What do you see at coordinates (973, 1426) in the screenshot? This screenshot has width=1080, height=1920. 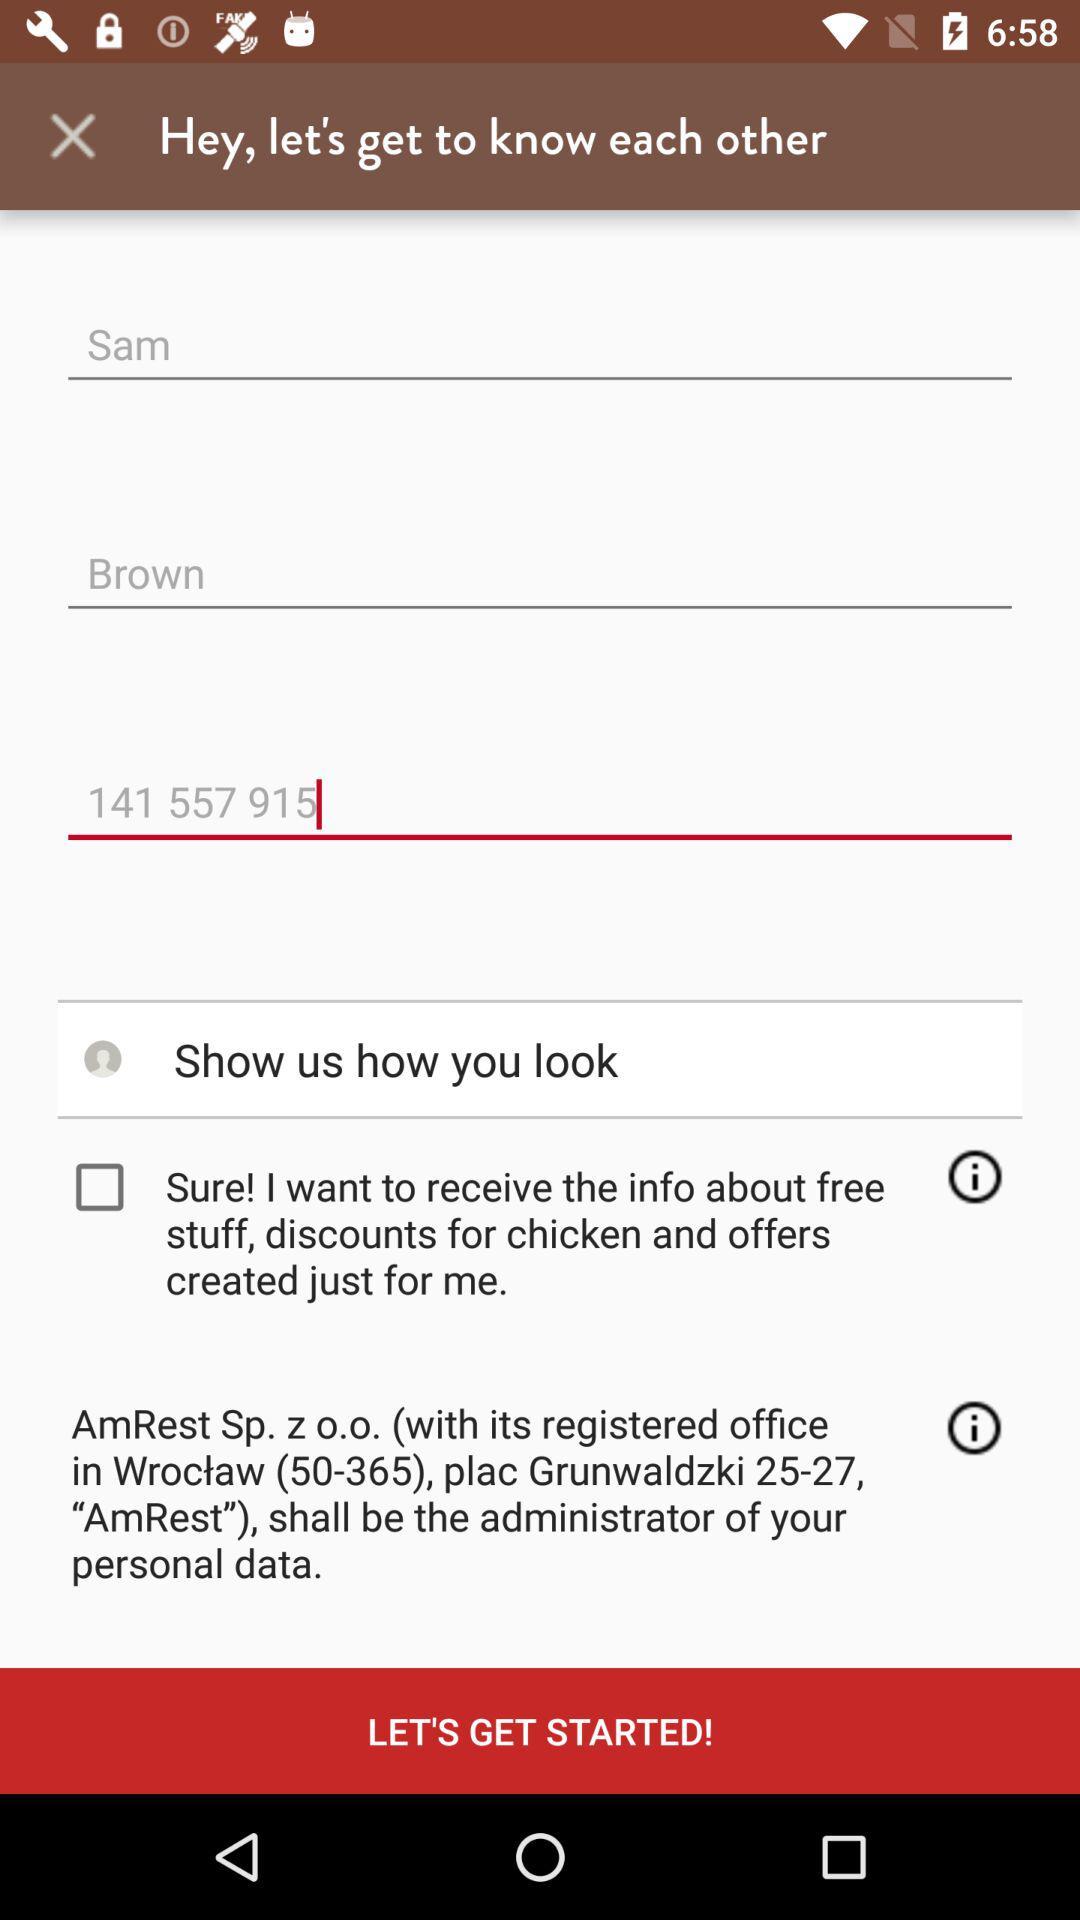 I see `more information` at bounding box center [973, 1426].